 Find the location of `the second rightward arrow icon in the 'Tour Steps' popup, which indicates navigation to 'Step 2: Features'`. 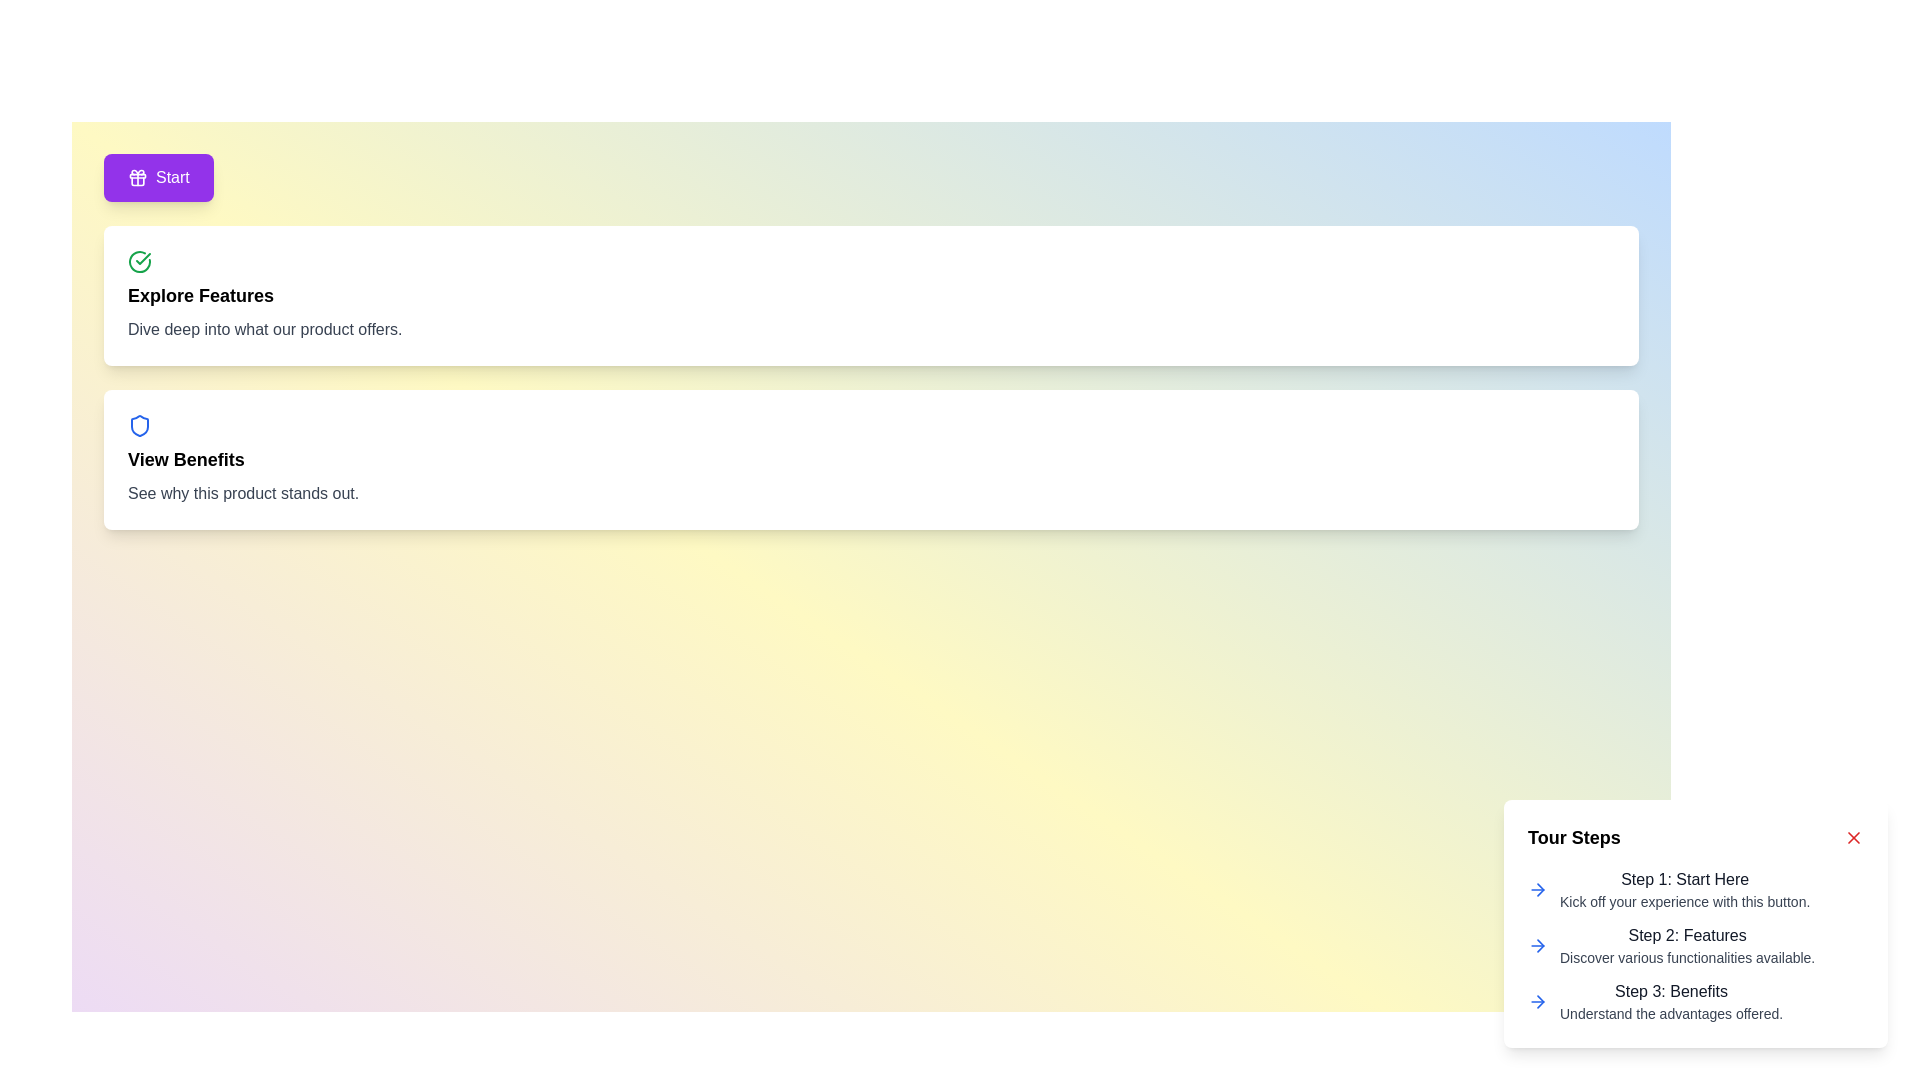

the second rightward arrow icon in the 'Tour Steps' popup, which indicates navigation to 'Step 2: Features' is located at coordinates (1539, 945).